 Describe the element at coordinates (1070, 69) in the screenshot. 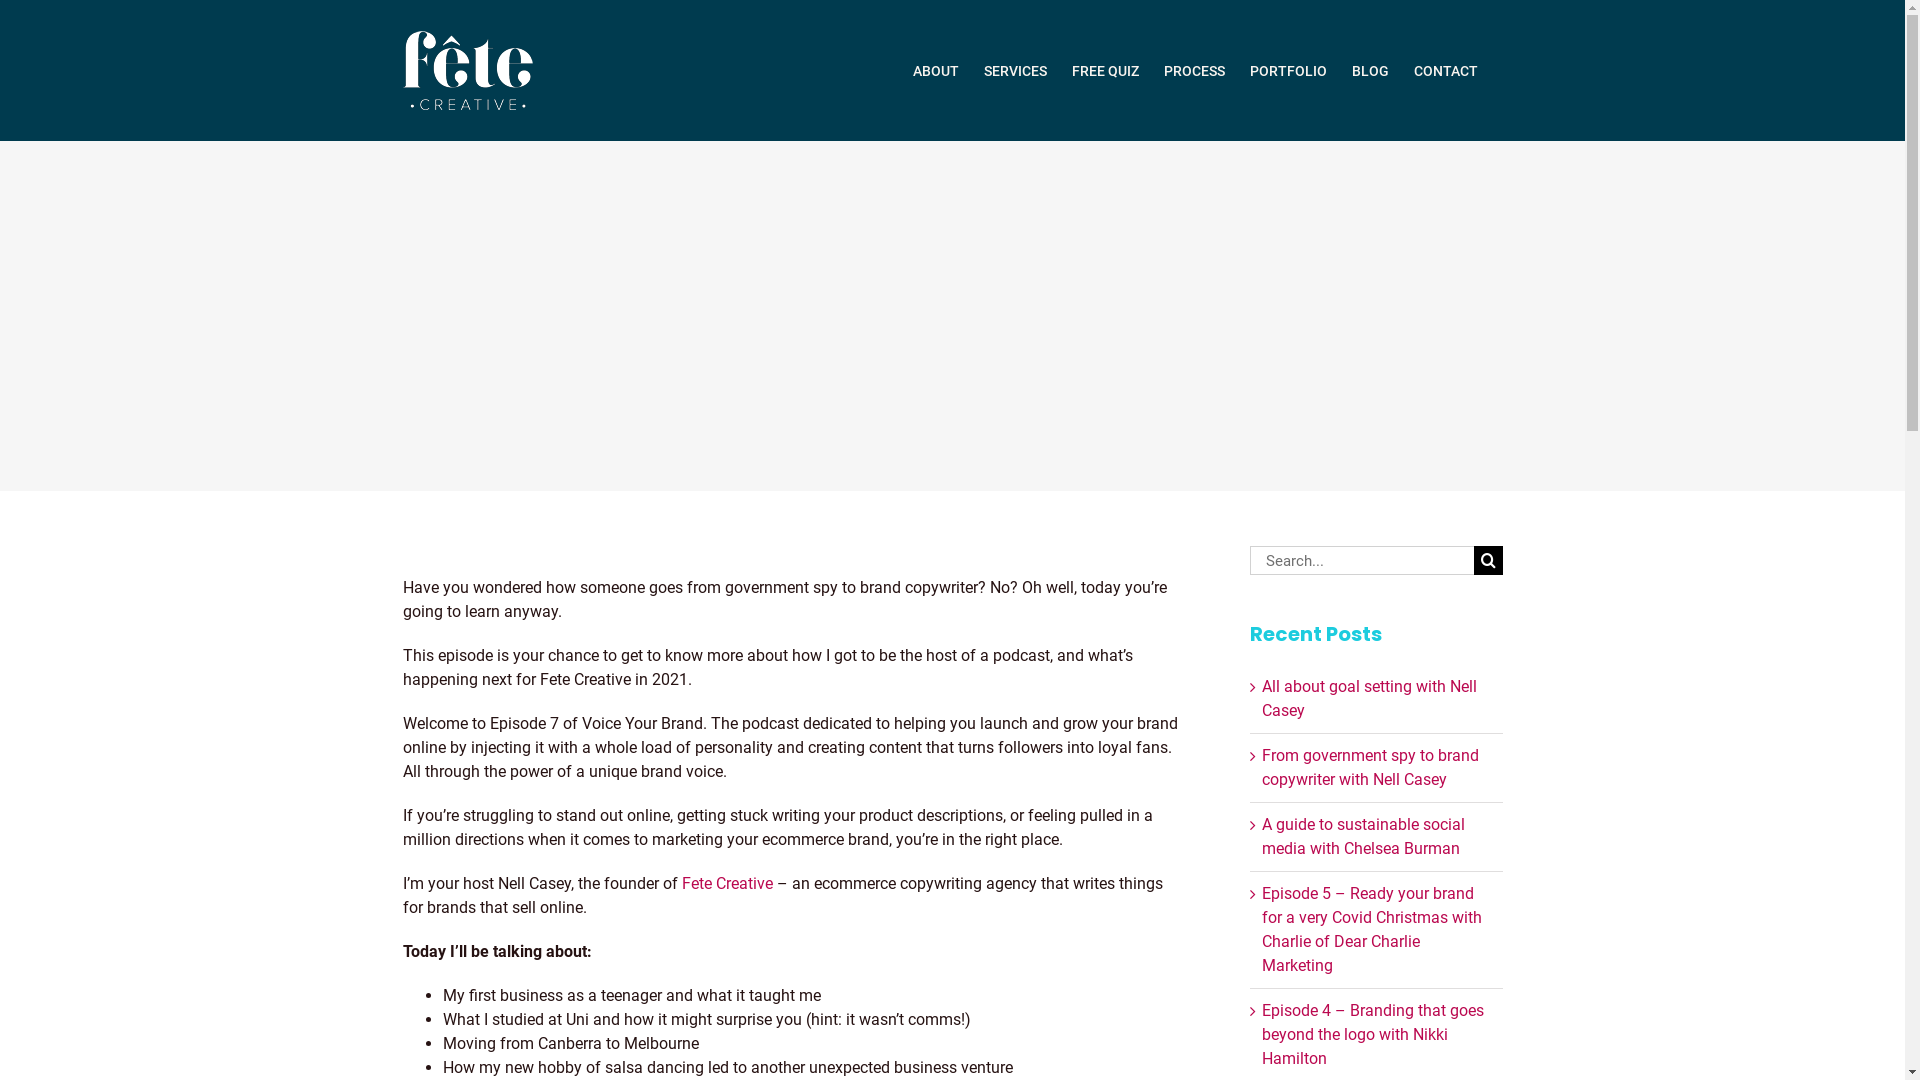

I see `'FREE QUIZ'` at that location.